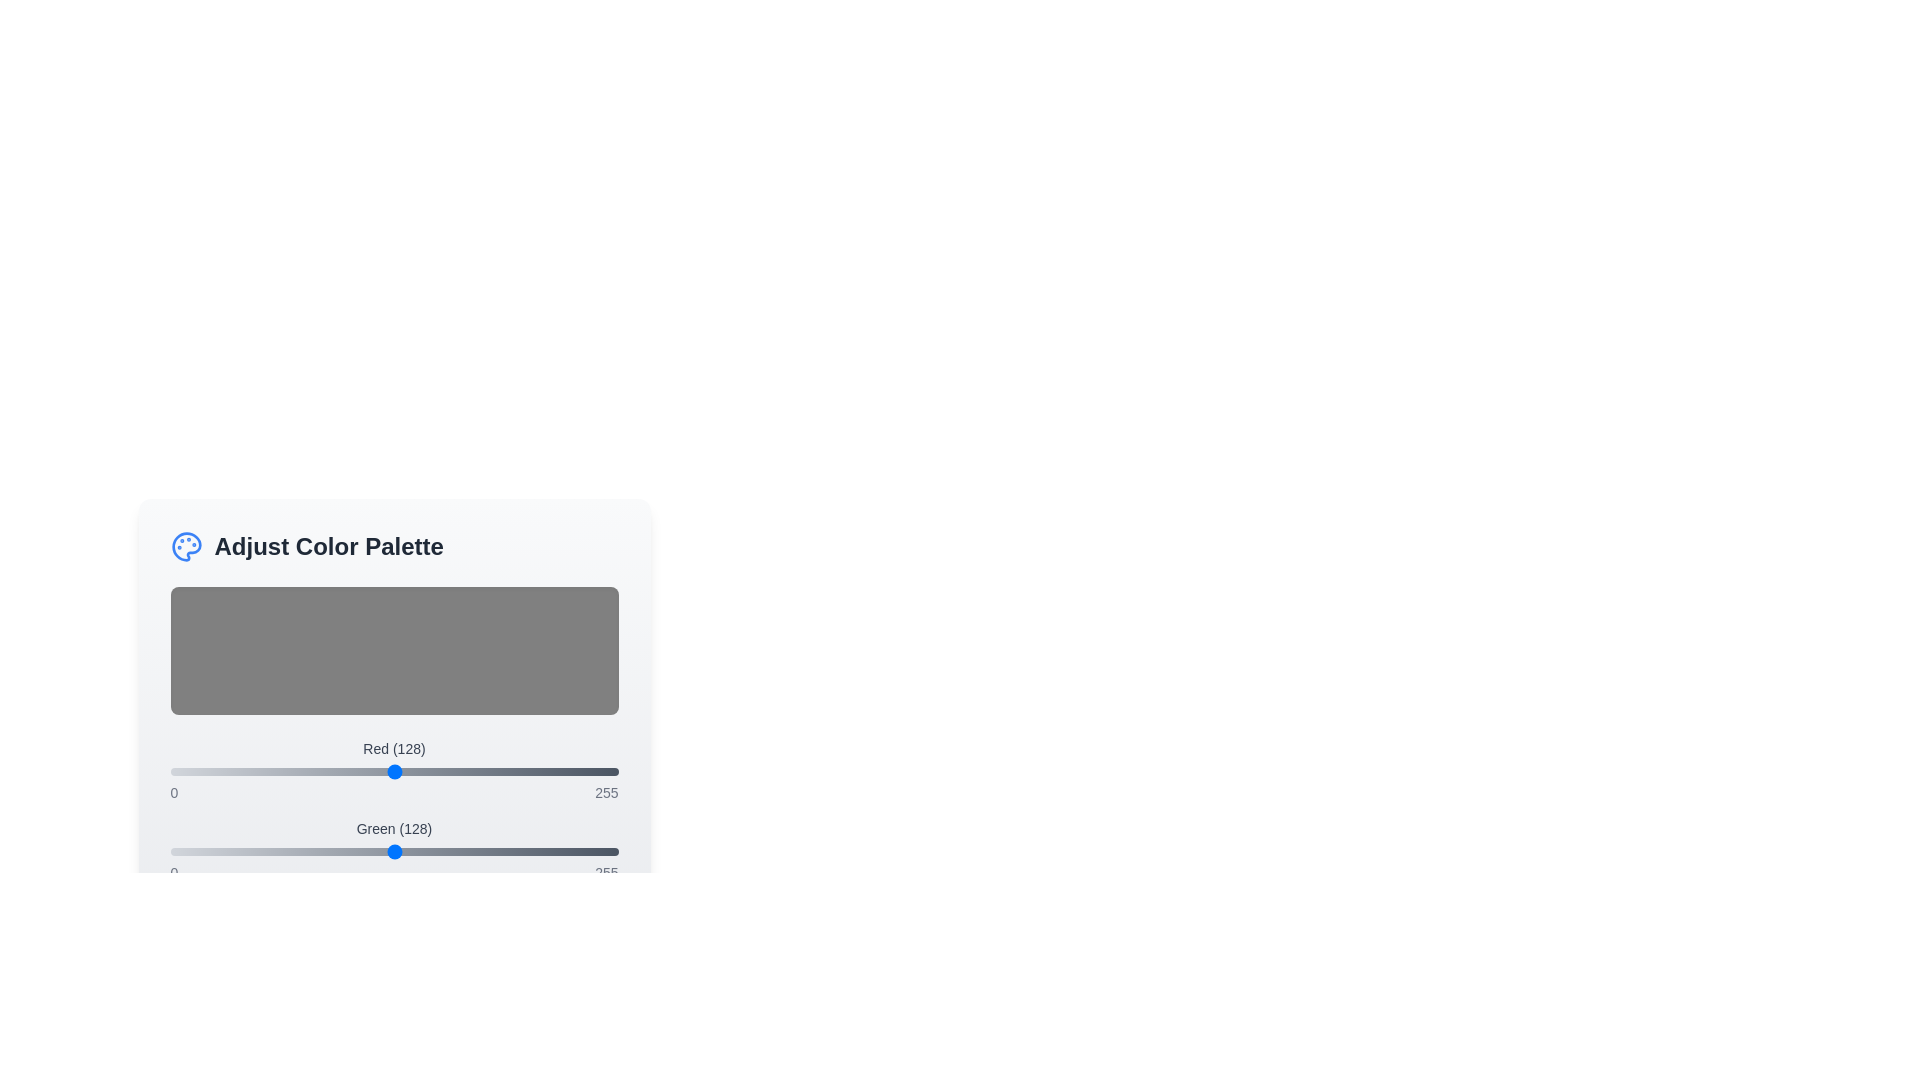 The image size is (1920, 1080). I want to click on the red color slider to 242, so click(594, 770).